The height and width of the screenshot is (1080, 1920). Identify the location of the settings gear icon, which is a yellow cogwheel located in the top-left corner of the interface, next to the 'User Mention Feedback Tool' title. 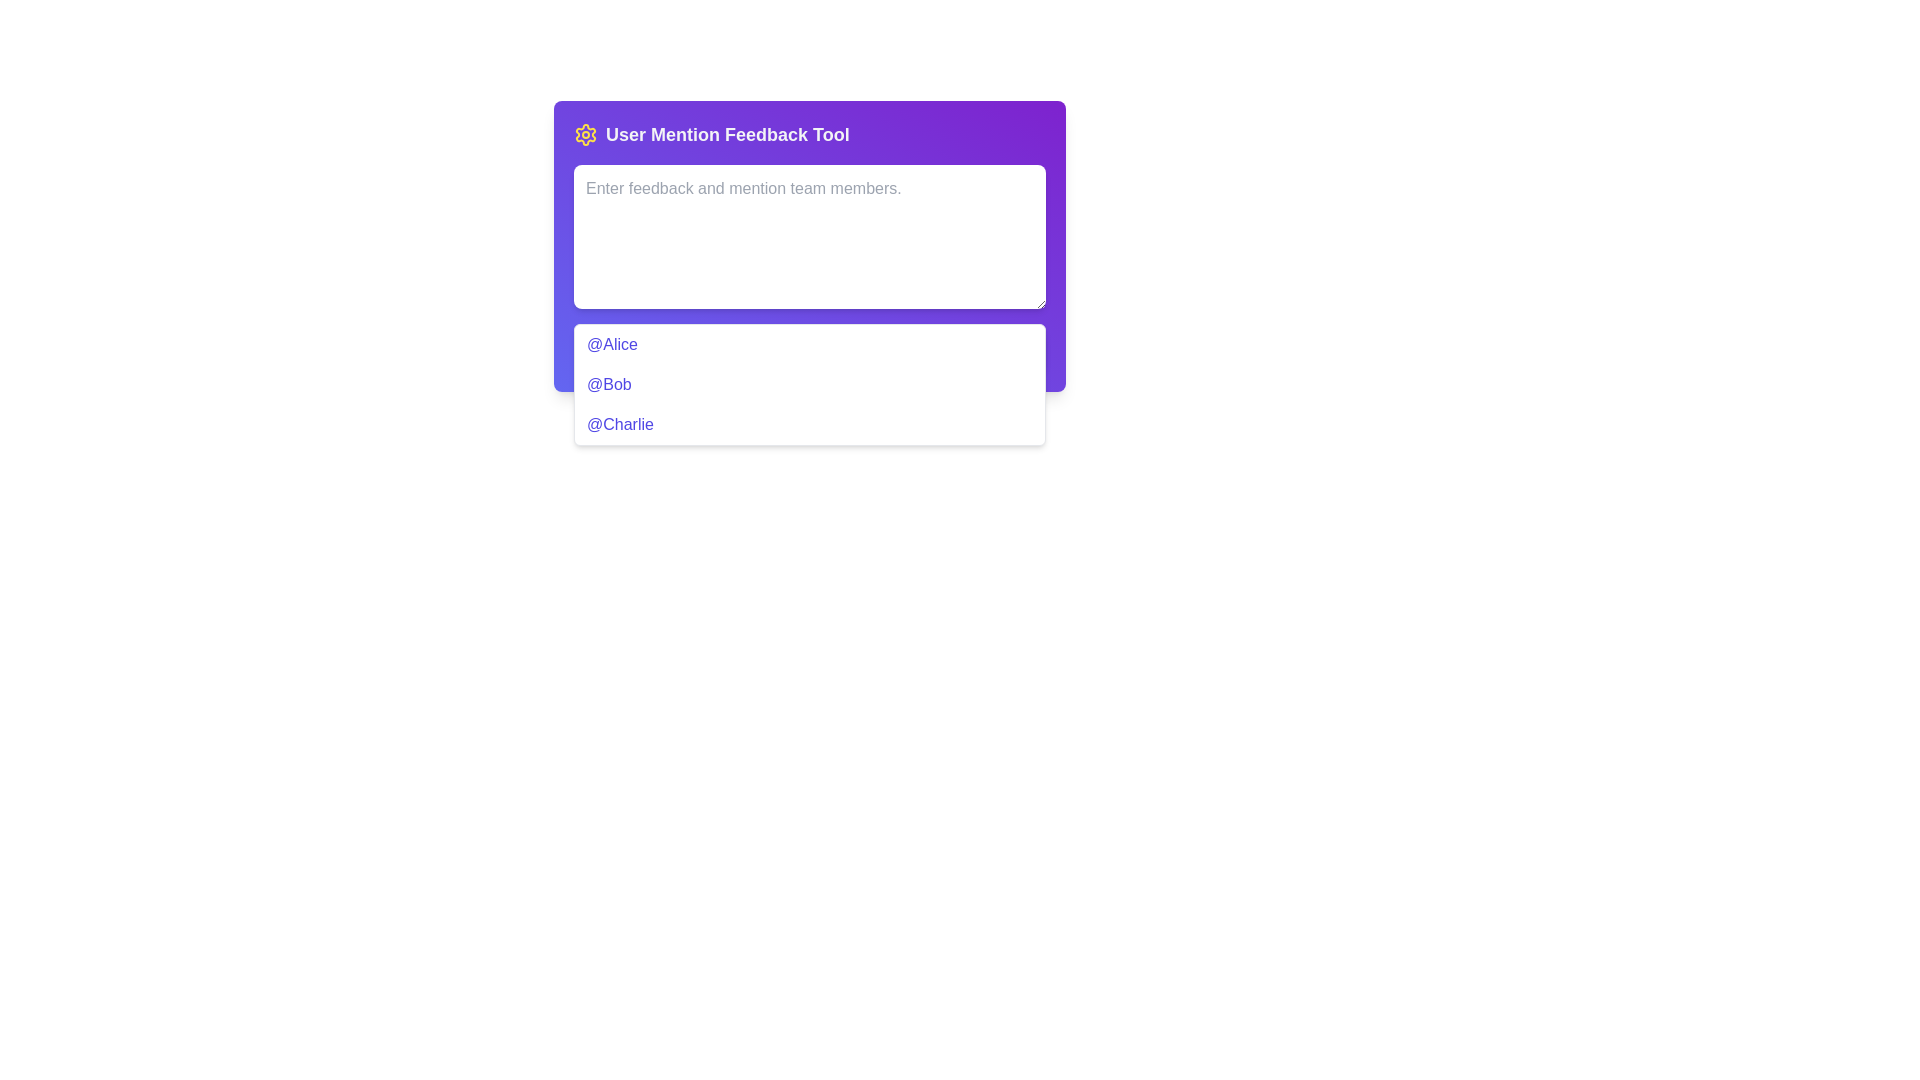
(584, 135).